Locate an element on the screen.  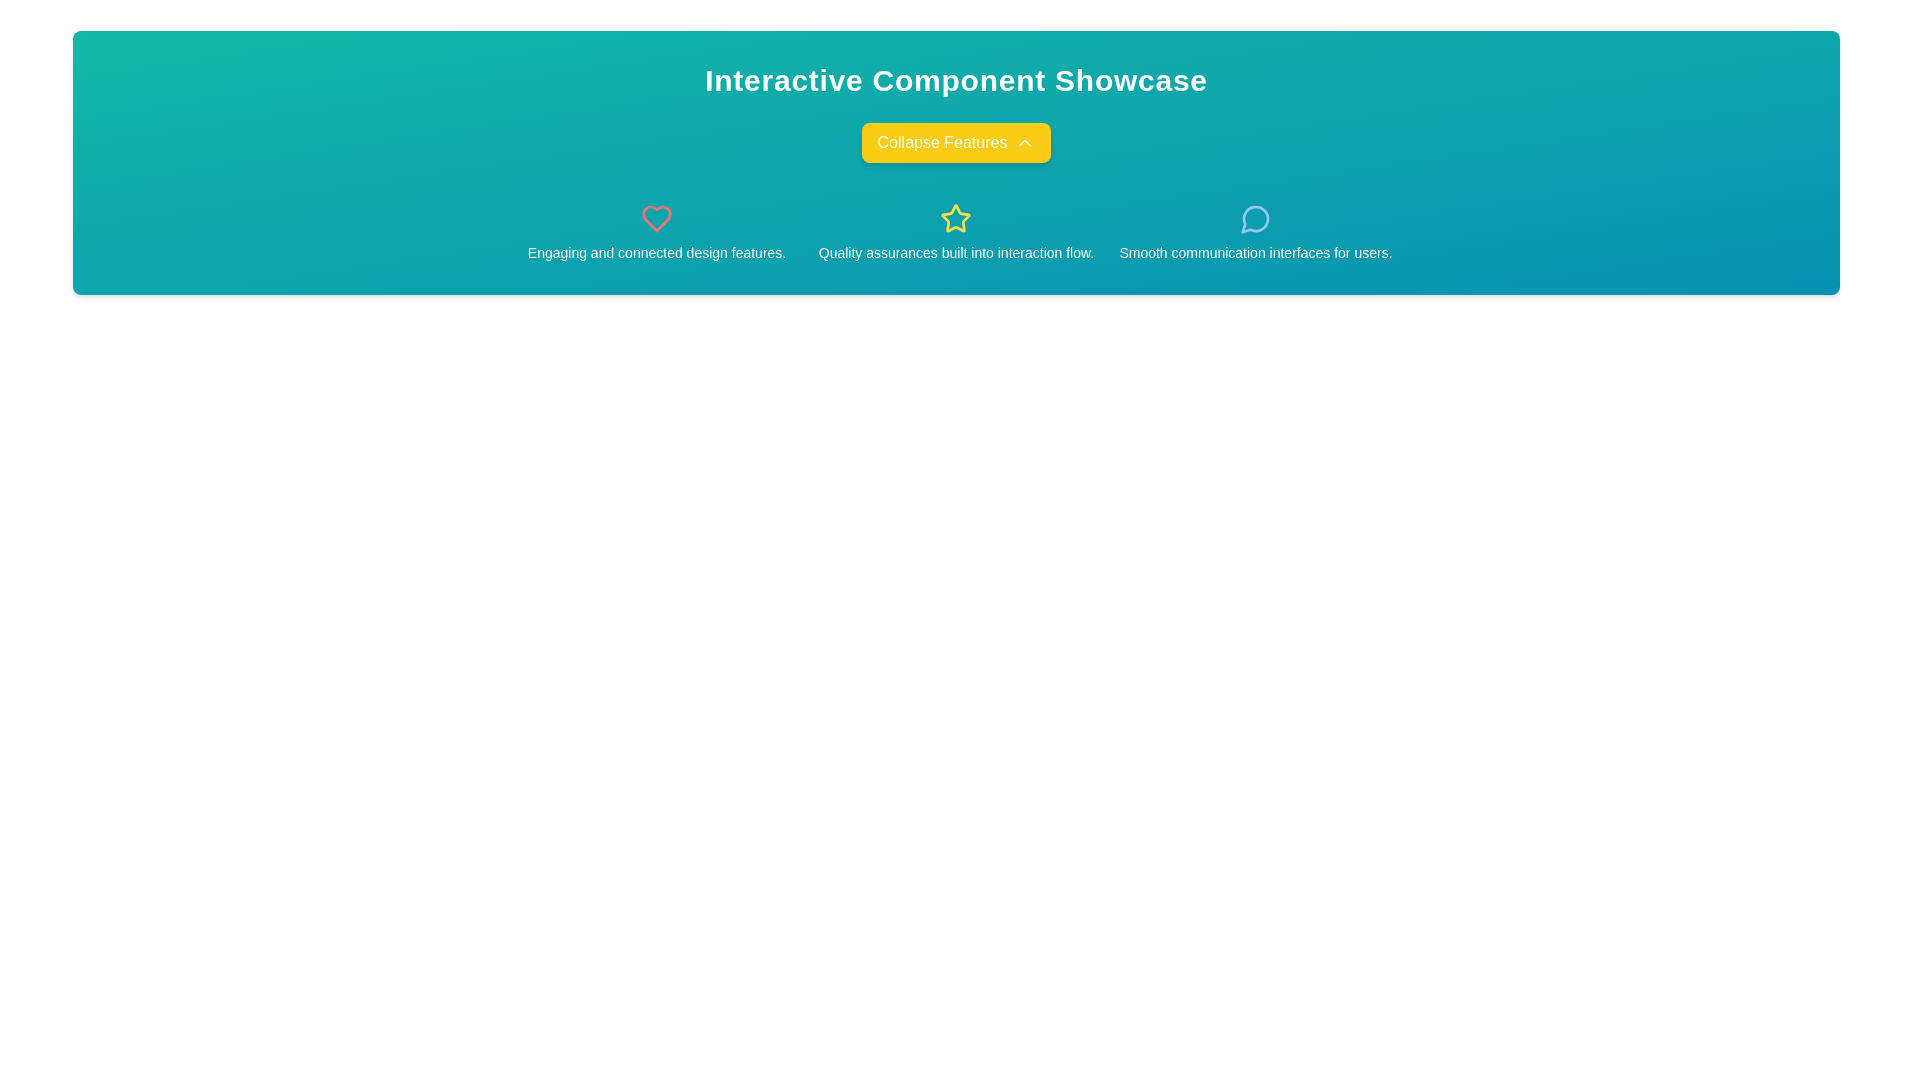
displayed text of the Informative Icon with Text positioned between the components titled 'Engaging and connected design features.' and 'Smooth communication interfaces for users.' is located at coordinates (955, 231).